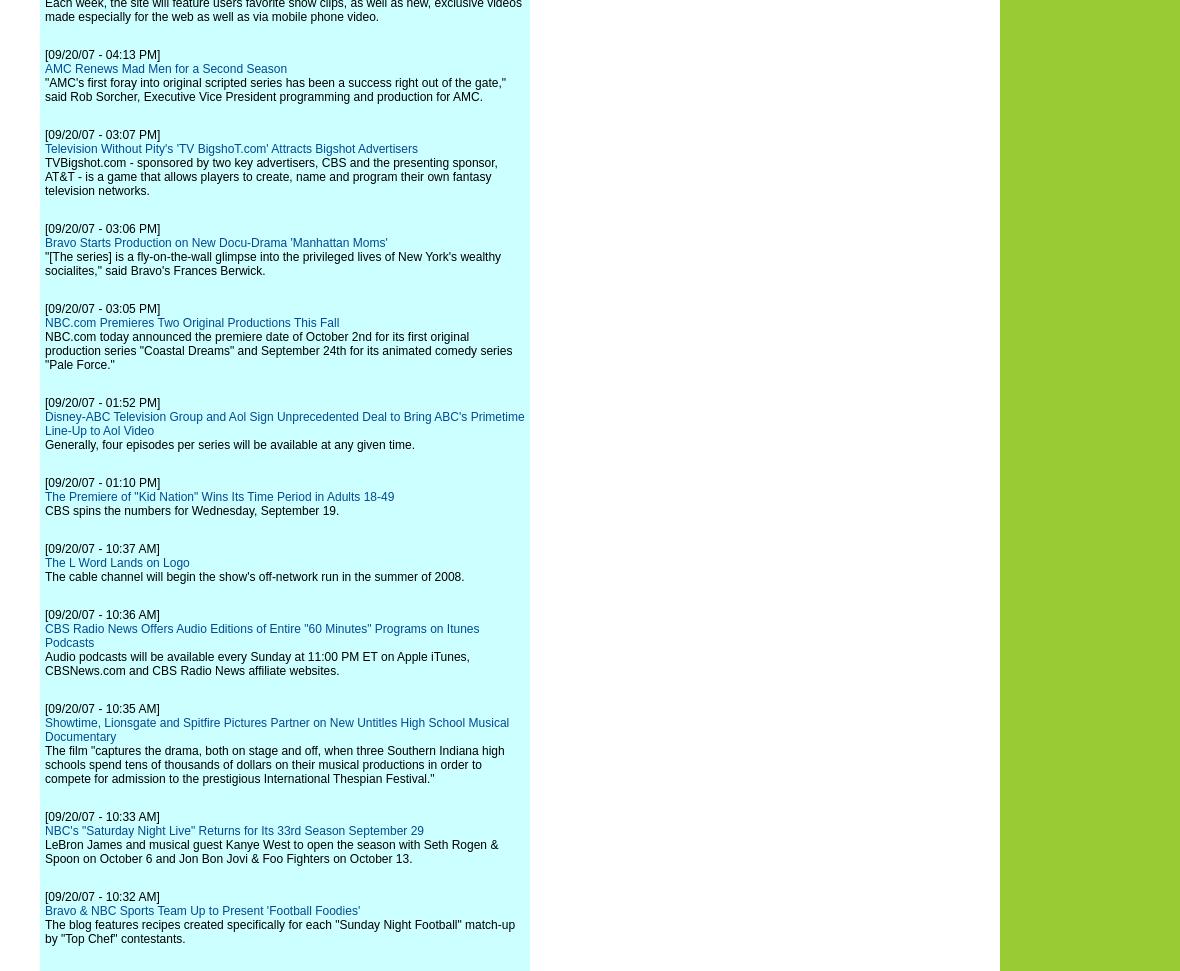 Image resolution: width=1180 pixels, height=971 pixels. Describe the element at coordinates (191, 321) in the screenshot. I see `'NBC.com Premieres Two Original Productions This Fall'` at that location.